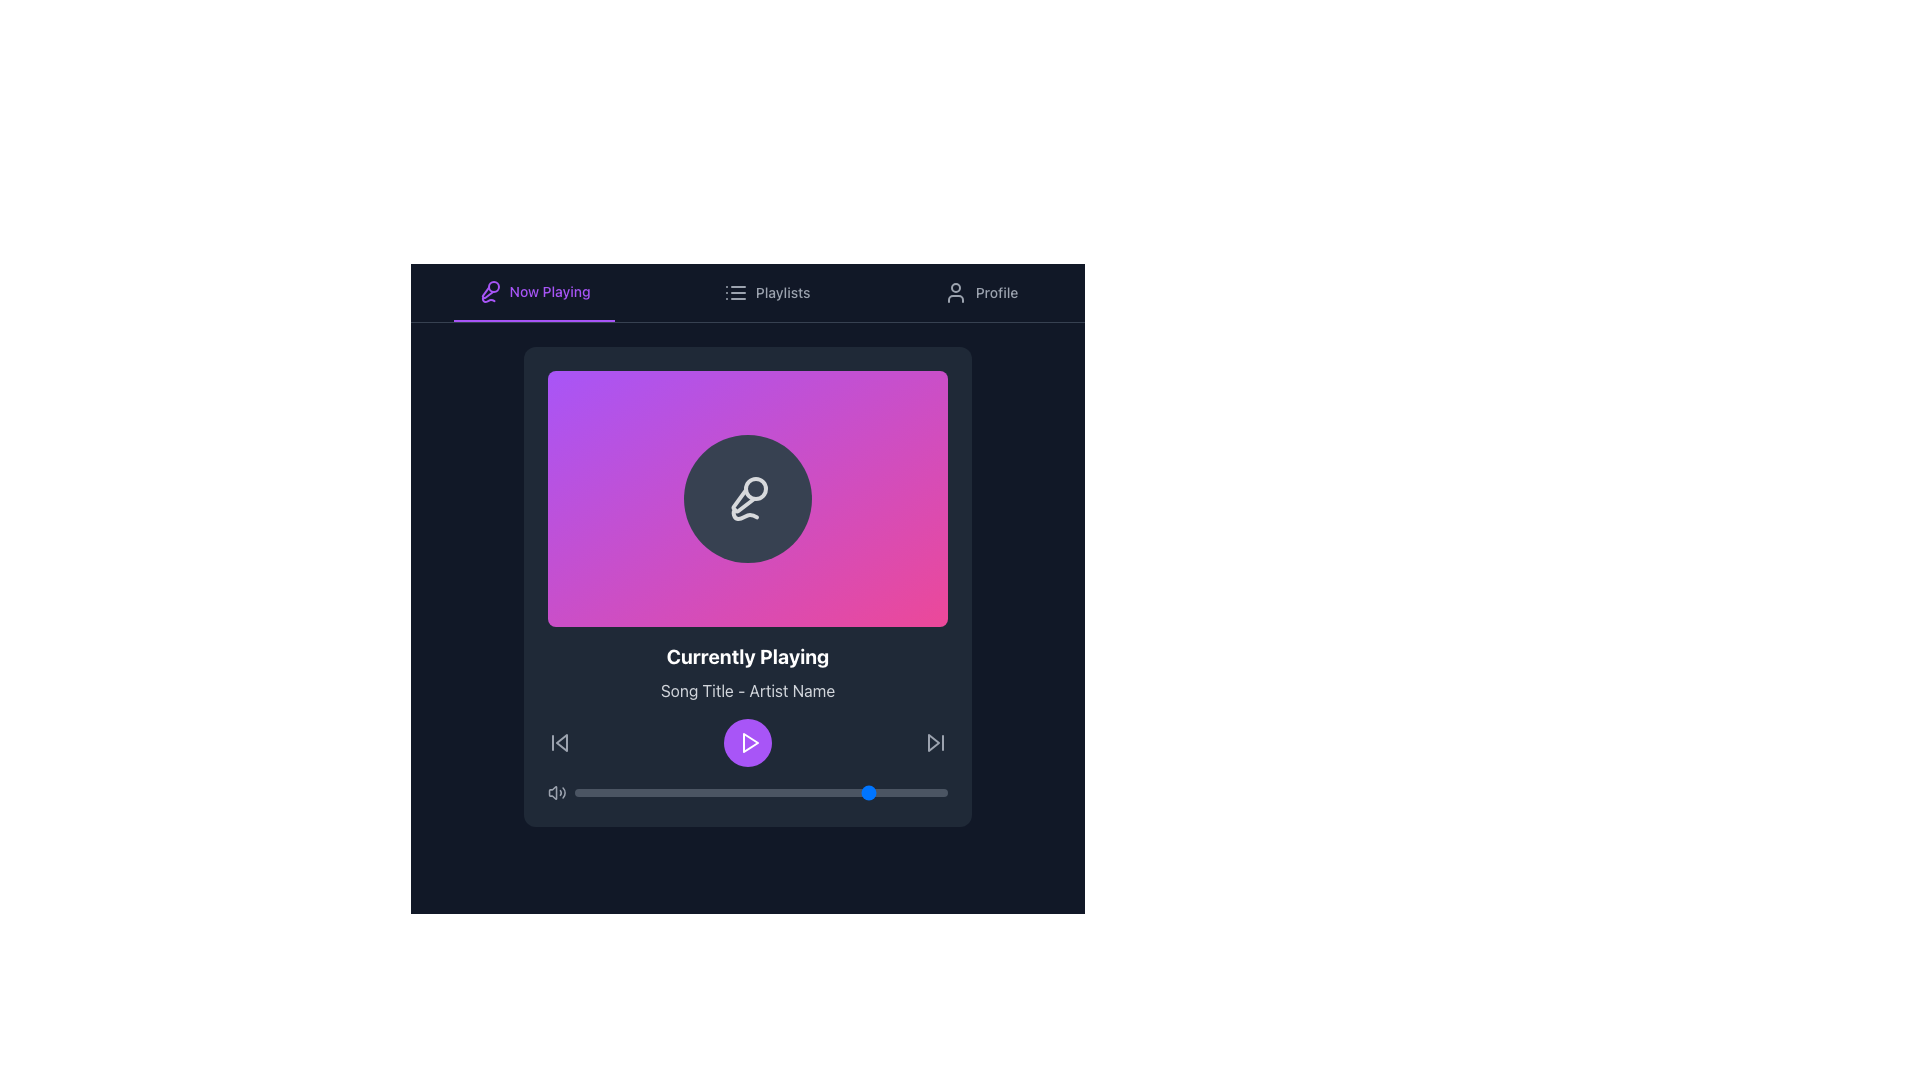 This screenshot has width=1920, height=1080. What do you see at coordinates (933, 743) in the screenshot?
I see `the forward navigation or skip button, which is a triangular SVG graphic located in the lower-right part of the media player interface` at bounding box center [933, 743].